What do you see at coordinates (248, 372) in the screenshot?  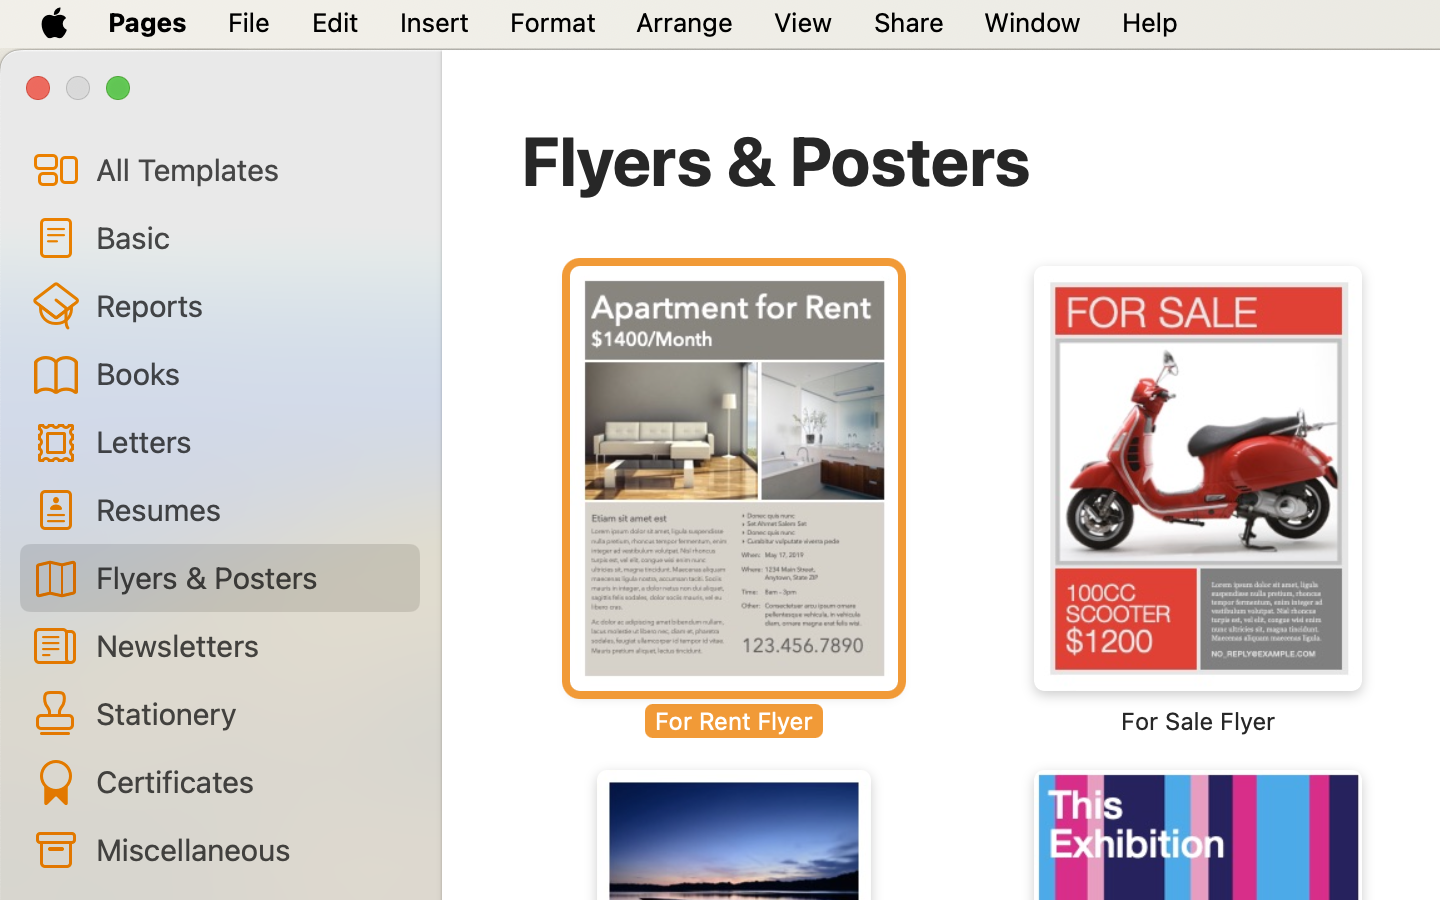 I see `'Books'` at bounding box center [248, 372].